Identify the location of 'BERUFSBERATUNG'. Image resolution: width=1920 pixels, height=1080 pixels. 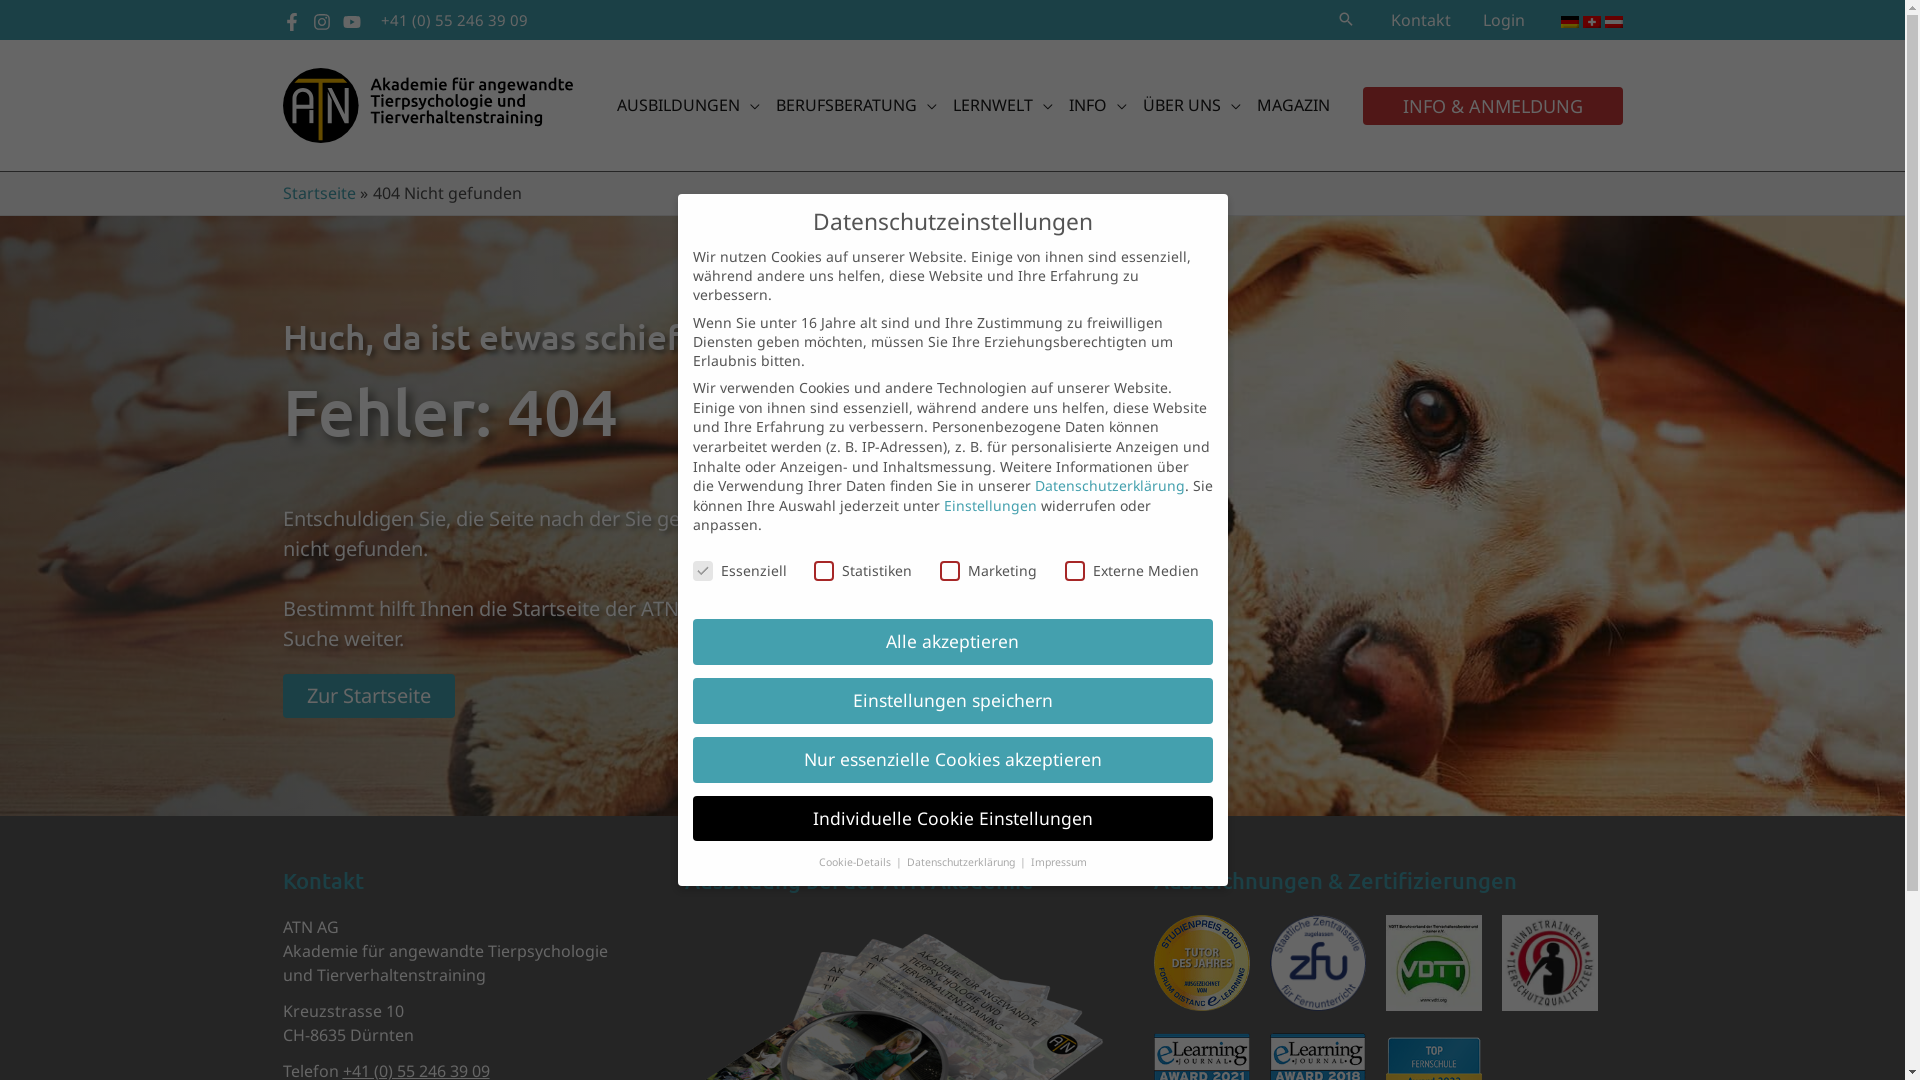
(767, 105).